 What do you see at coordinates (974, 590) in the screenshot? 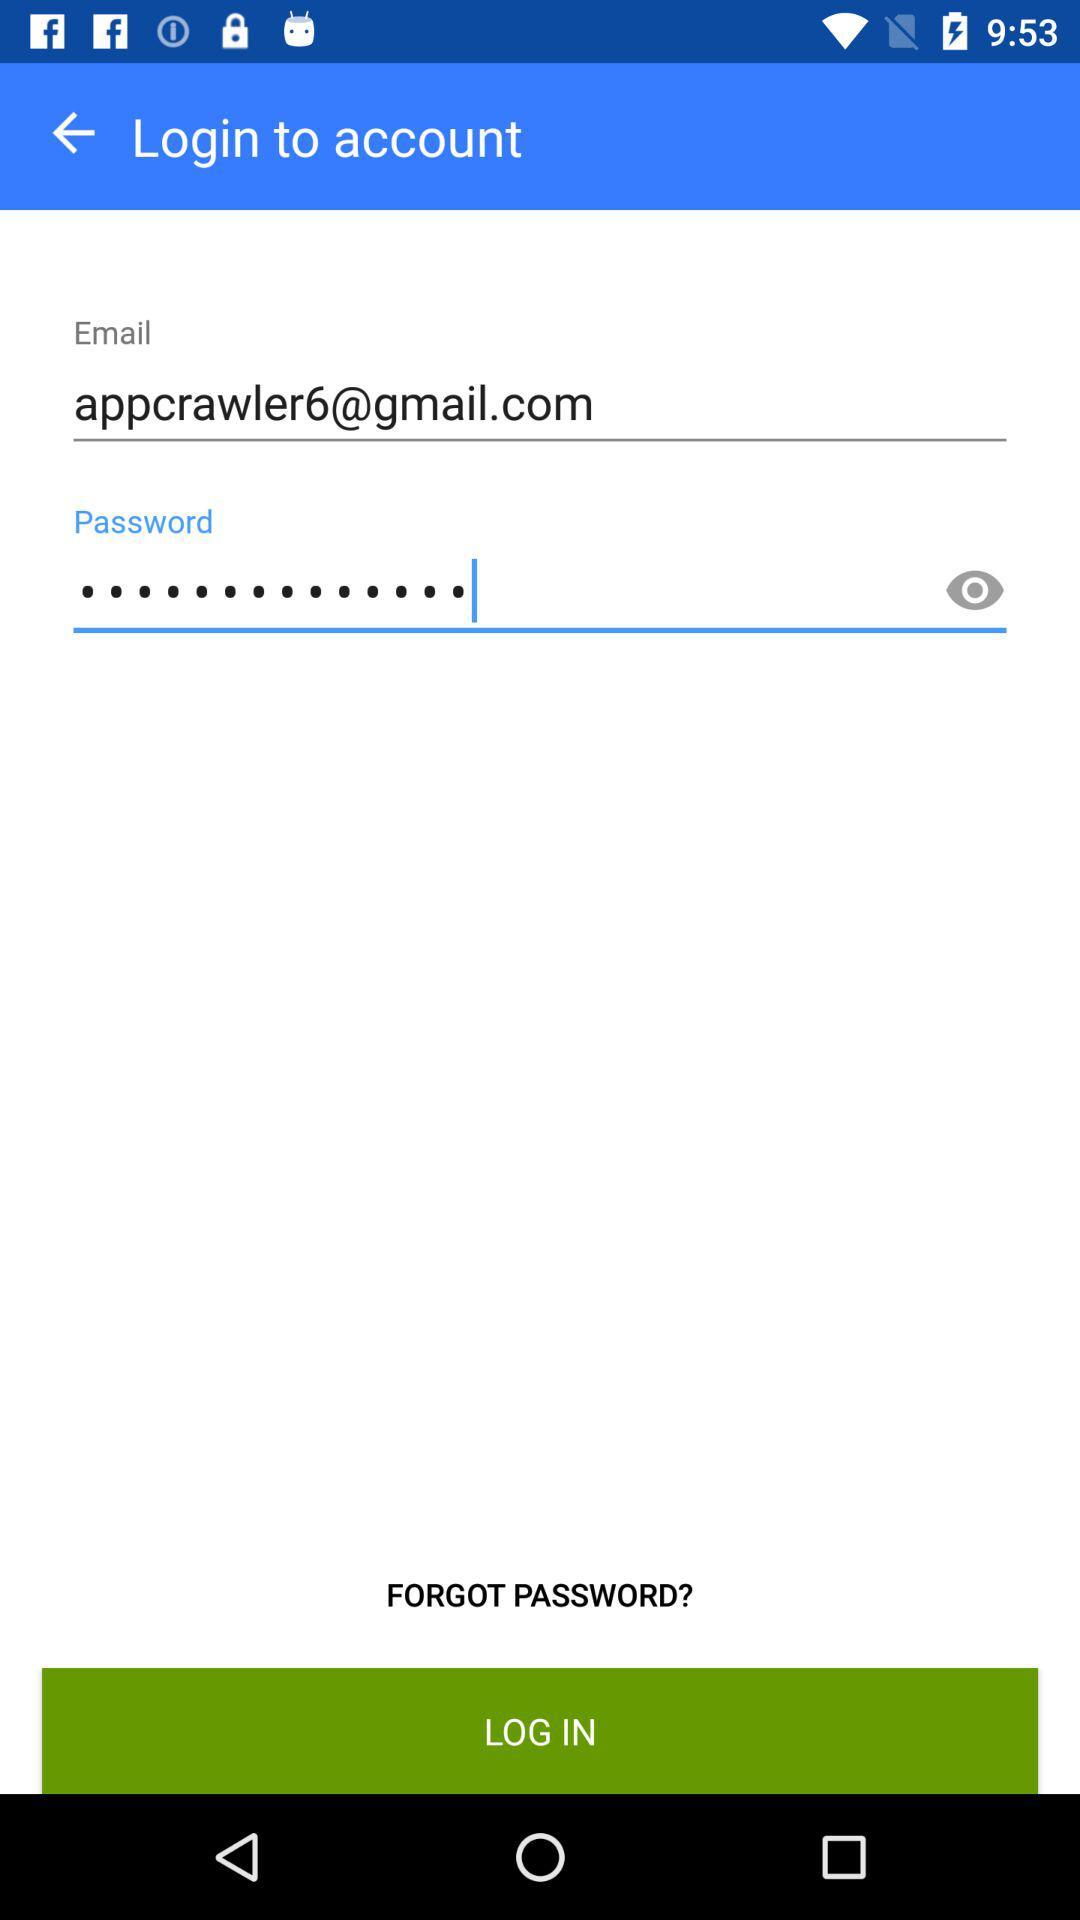
I see `item at the top right corner` at bounding box center [974, 590].